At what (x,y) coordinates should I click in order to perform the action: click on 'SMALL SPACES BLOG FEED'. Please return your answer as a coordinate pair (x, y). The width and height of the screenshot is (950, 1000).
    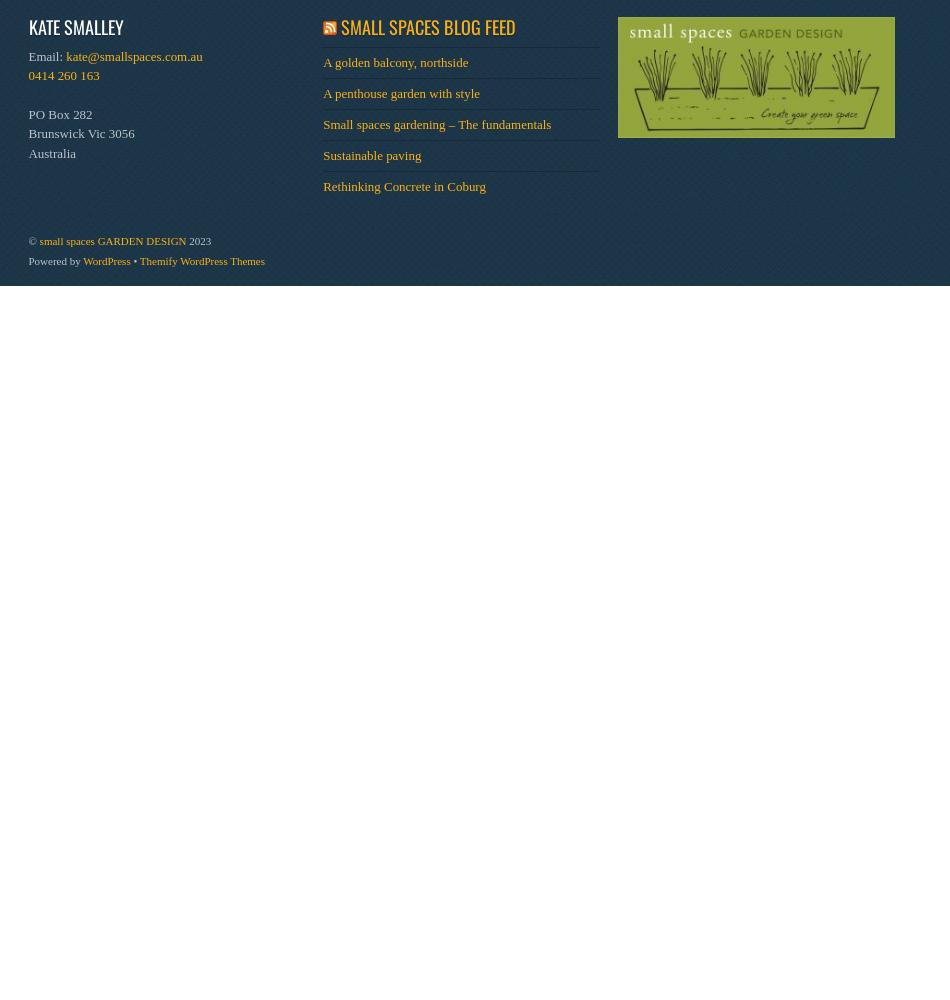
    Looking at the image, I should click on (339, 25).